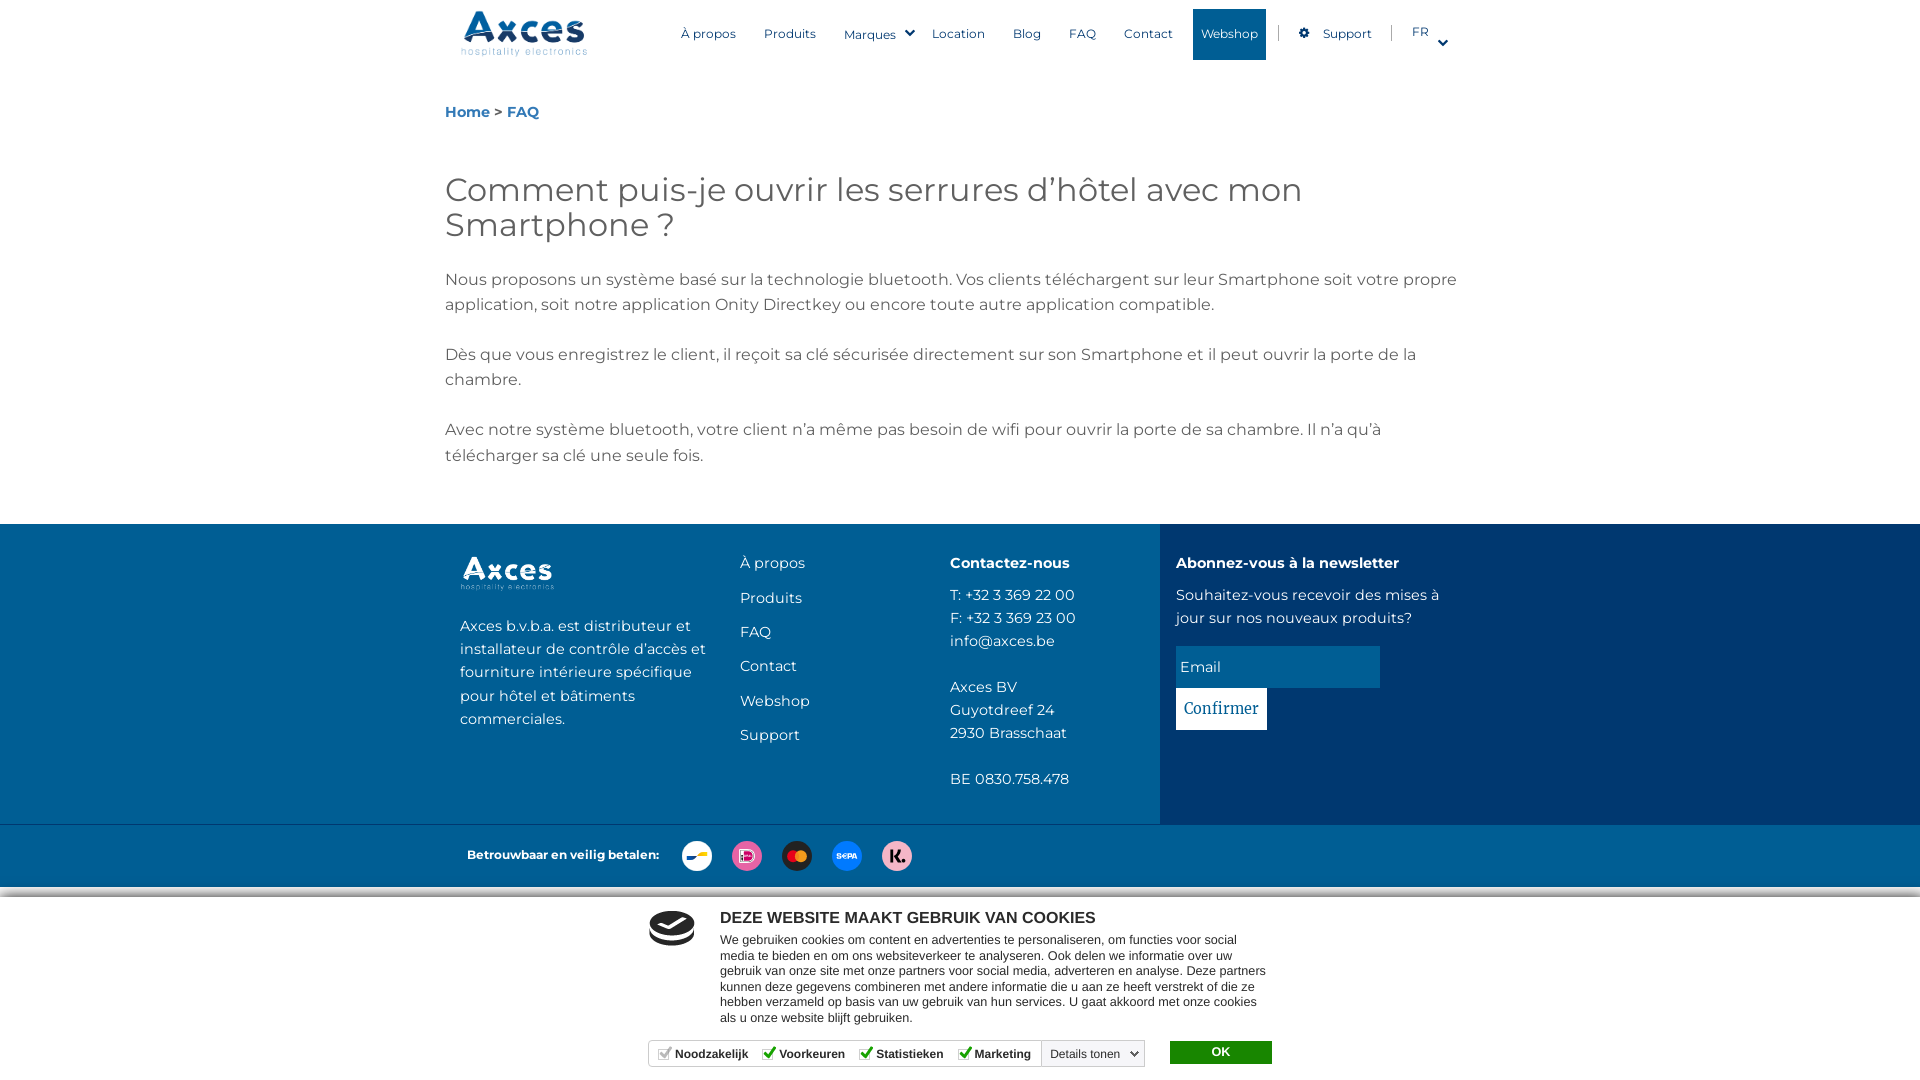 The image size is (1920, 1080). I want to click on 'Confirmer', so click(1220, 708).